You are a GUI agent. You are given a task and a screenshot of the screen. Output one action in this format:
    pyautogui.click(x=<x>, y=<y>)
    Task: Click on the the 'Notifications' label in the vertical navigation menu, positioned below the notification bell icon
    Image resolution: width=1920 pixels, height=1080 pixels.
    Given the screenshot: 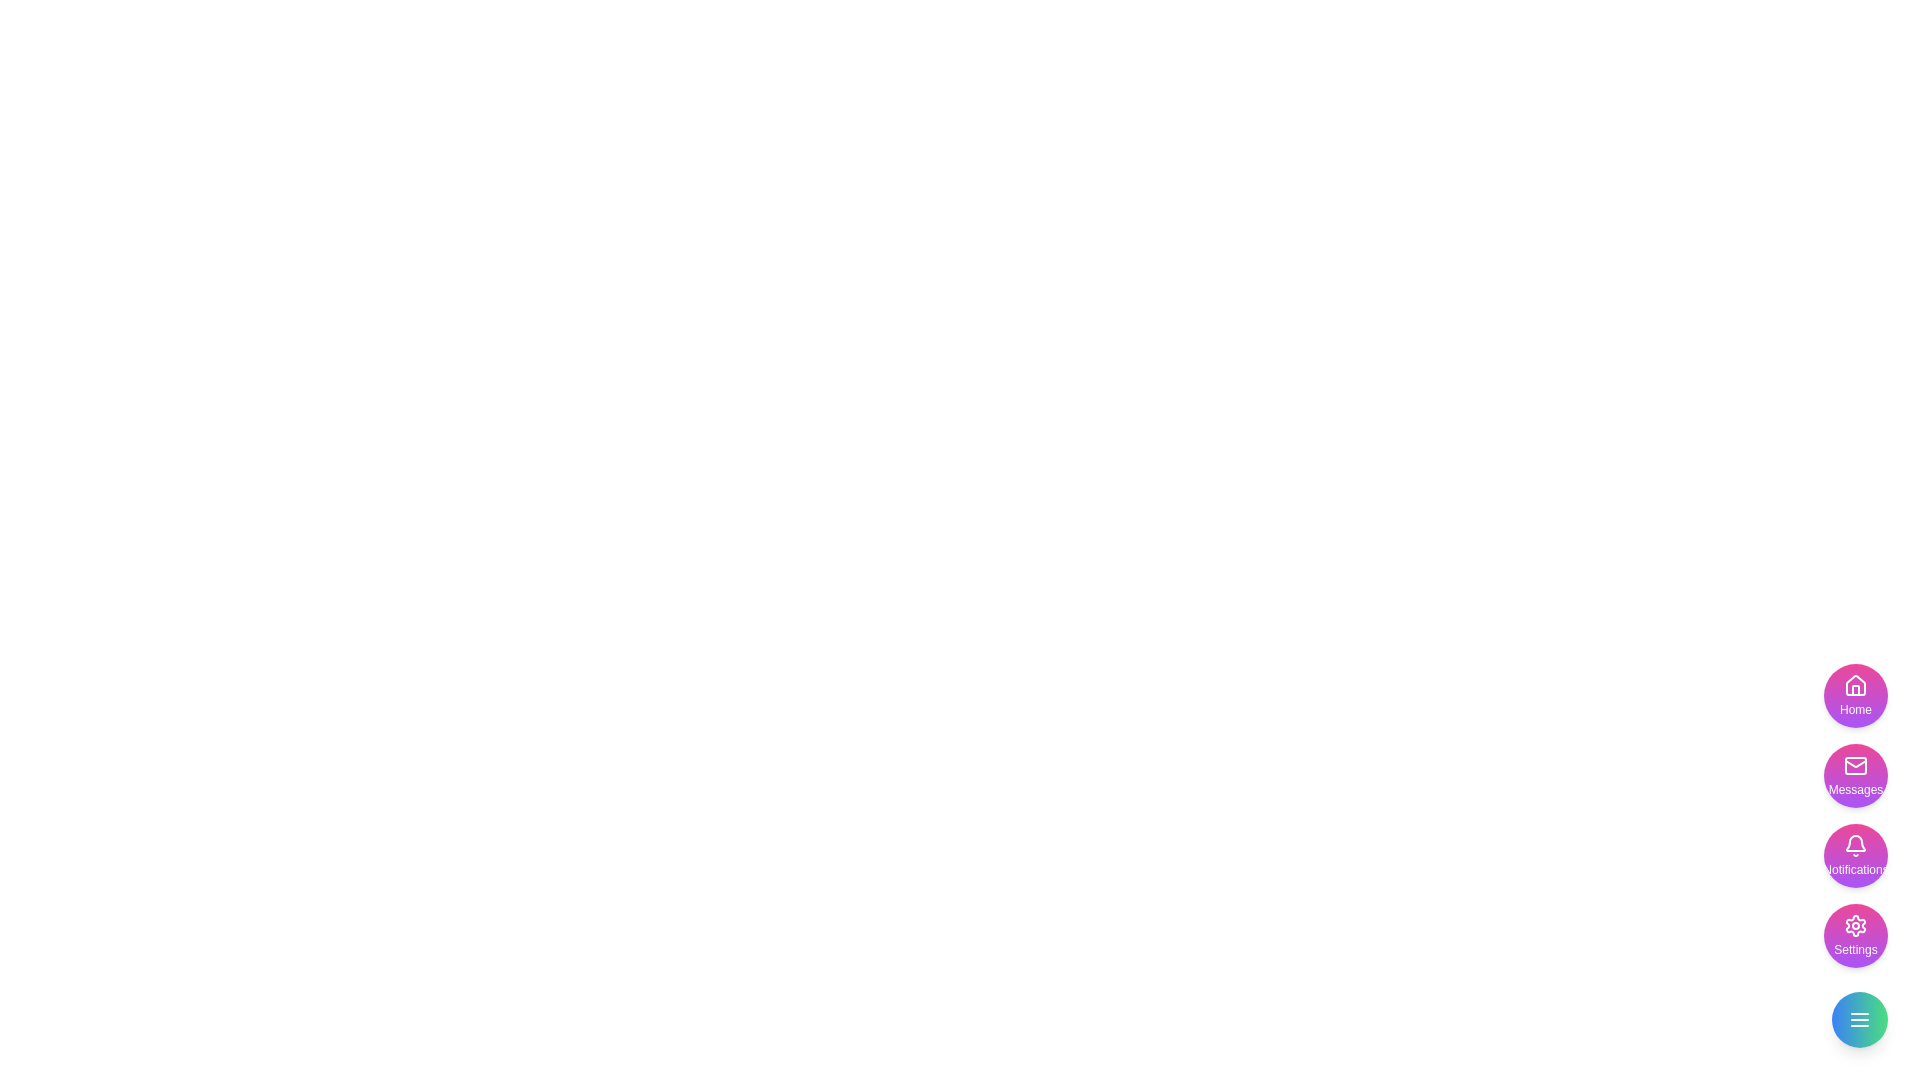 What is the action you would take?
    pyautogui.click(x=1855, y=869)
    